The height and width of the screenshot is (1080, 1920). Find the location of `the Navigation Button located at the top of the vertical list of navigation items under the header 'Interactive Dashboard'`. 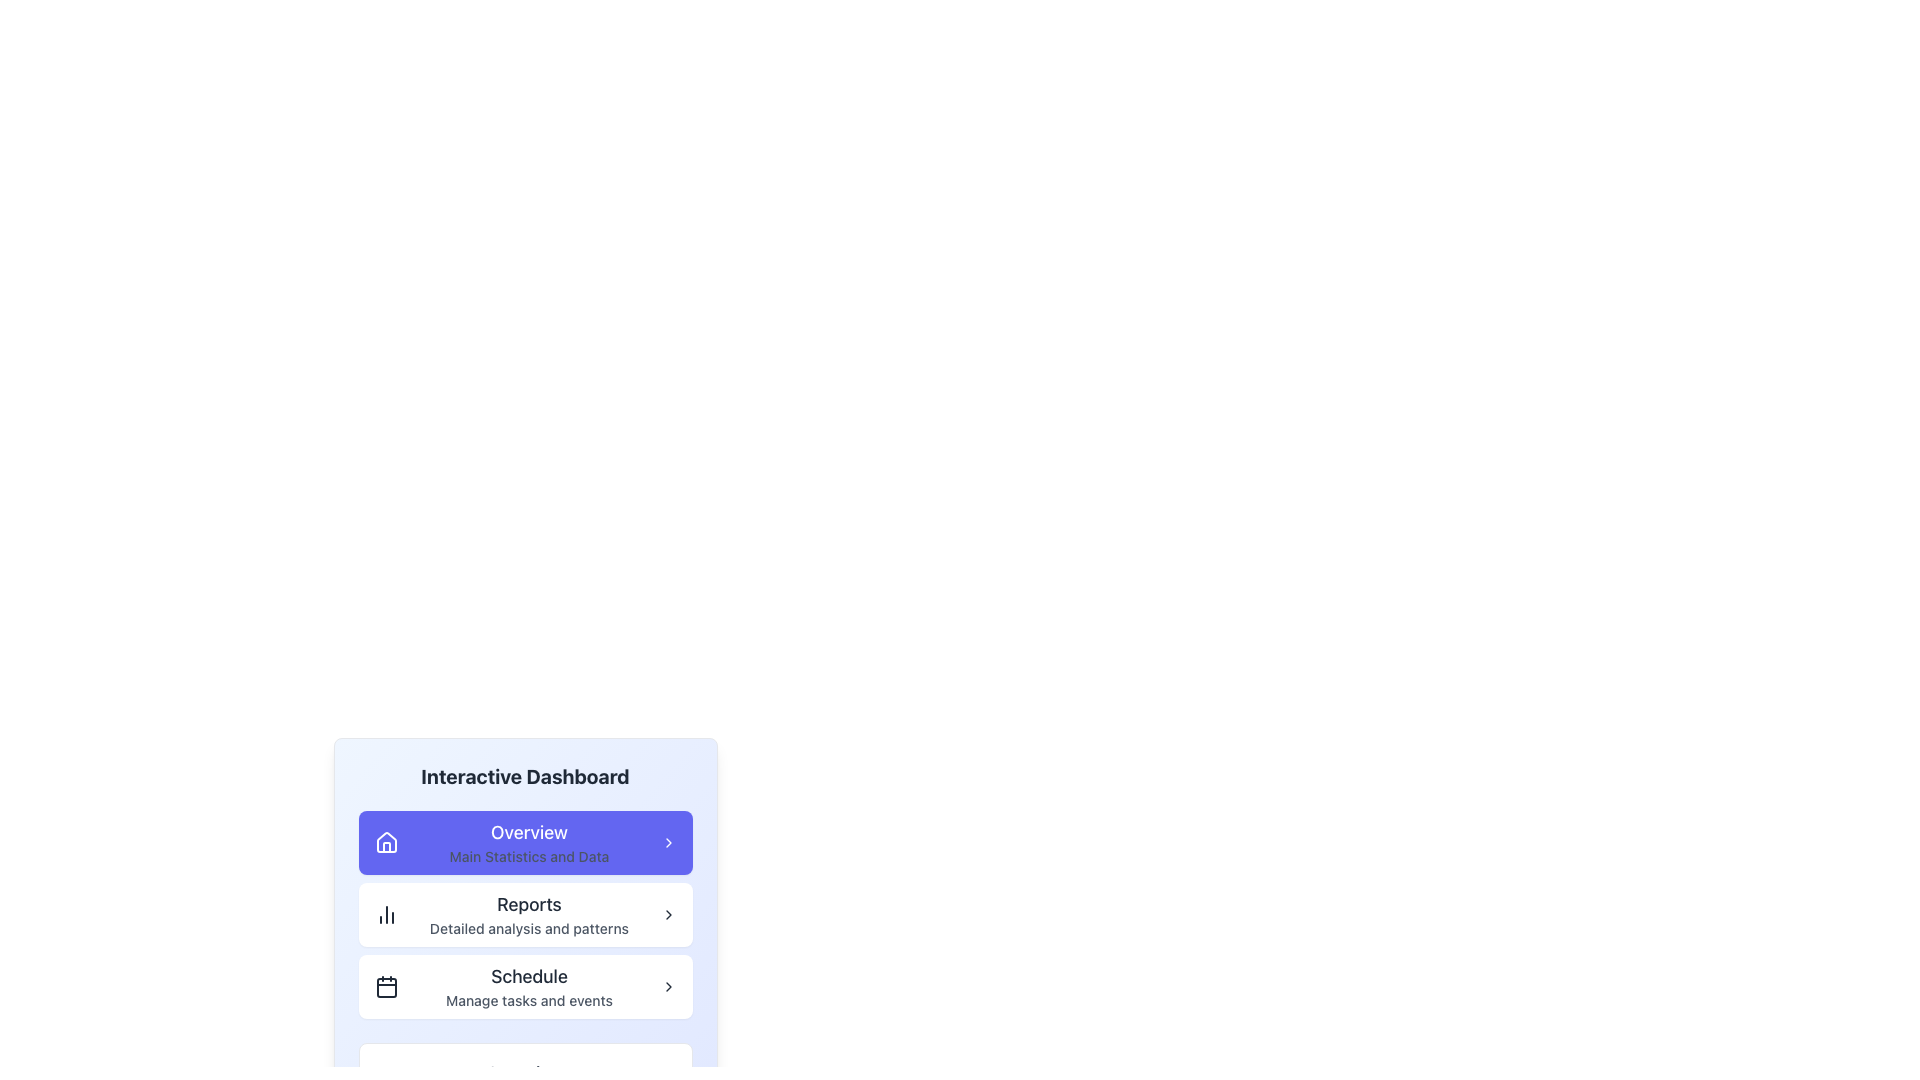

the Navigation Button located at the top of the vertical list of navigation items under the header 'Interactive Dashboard' is located at coordinates (529, 843).